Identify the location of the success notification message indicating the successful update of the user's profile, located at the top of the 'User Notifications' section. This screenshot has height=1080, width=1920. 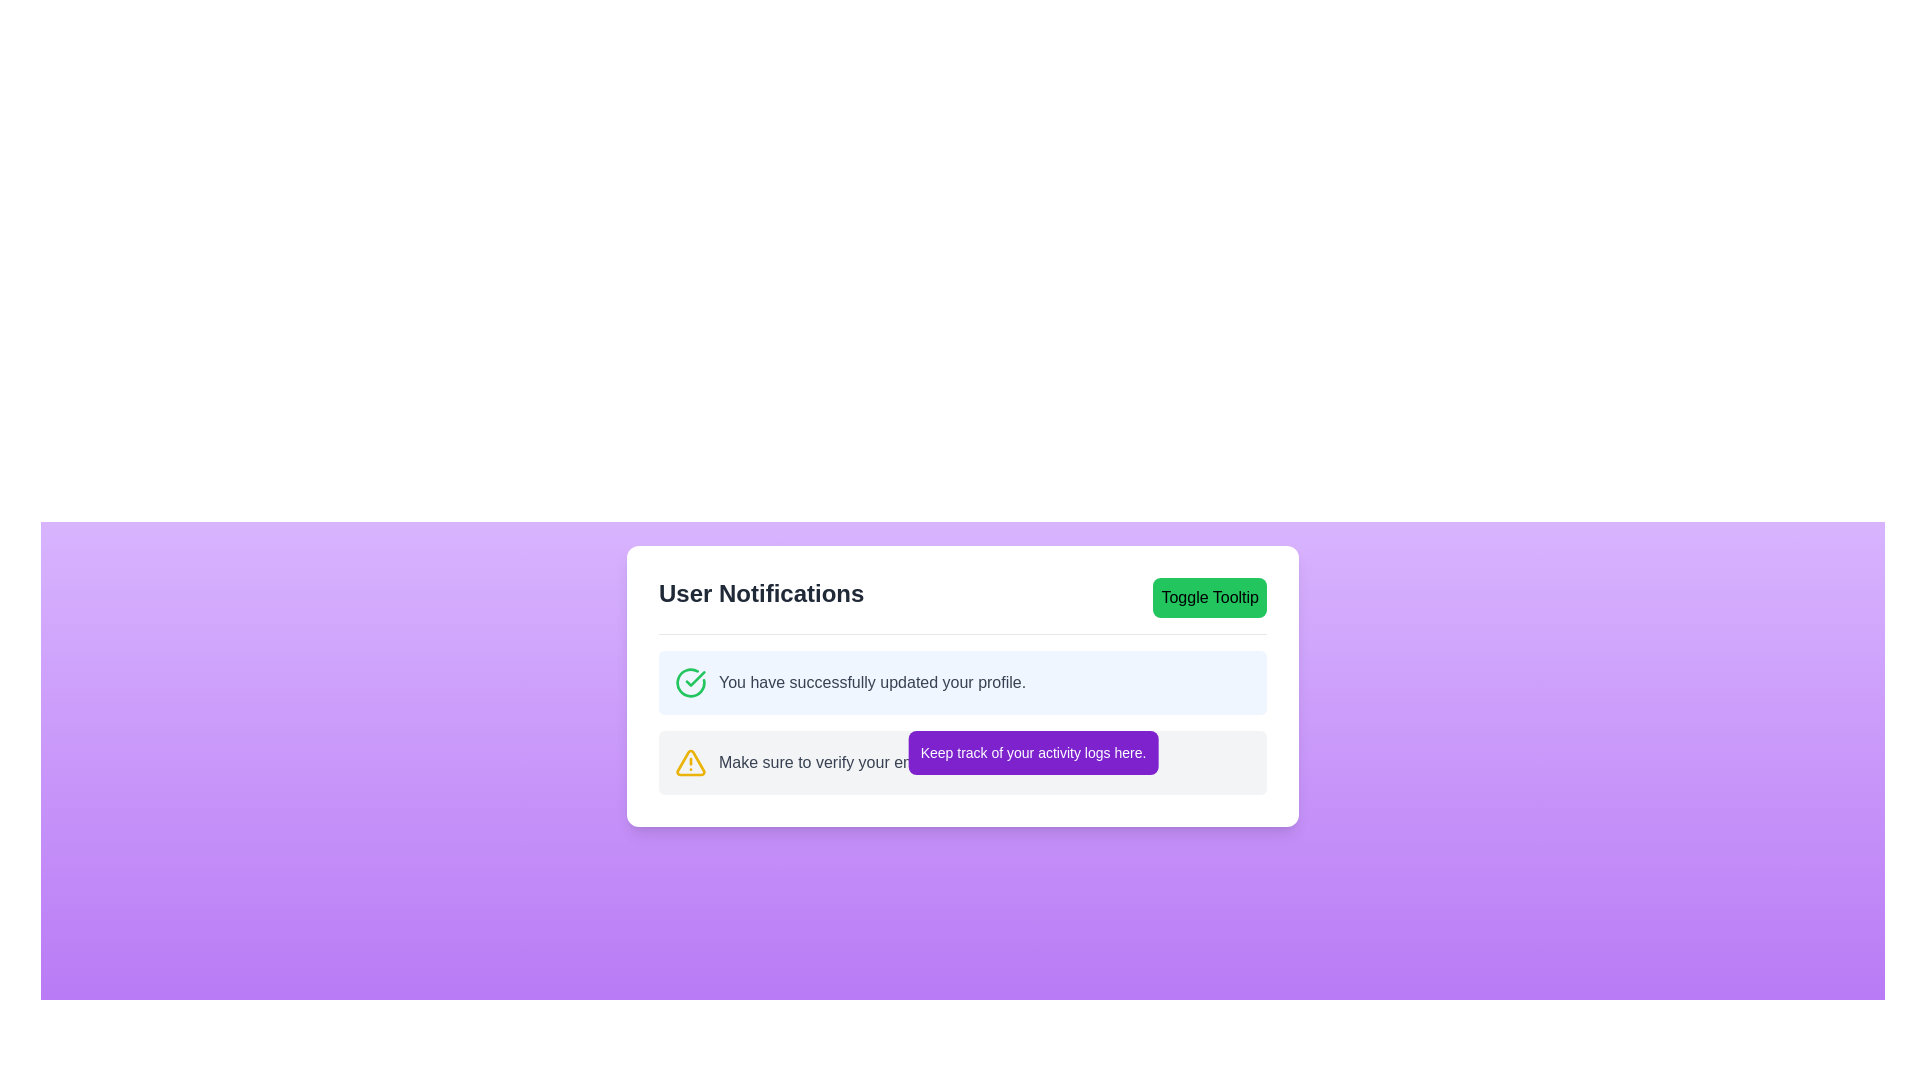
(850, 681).